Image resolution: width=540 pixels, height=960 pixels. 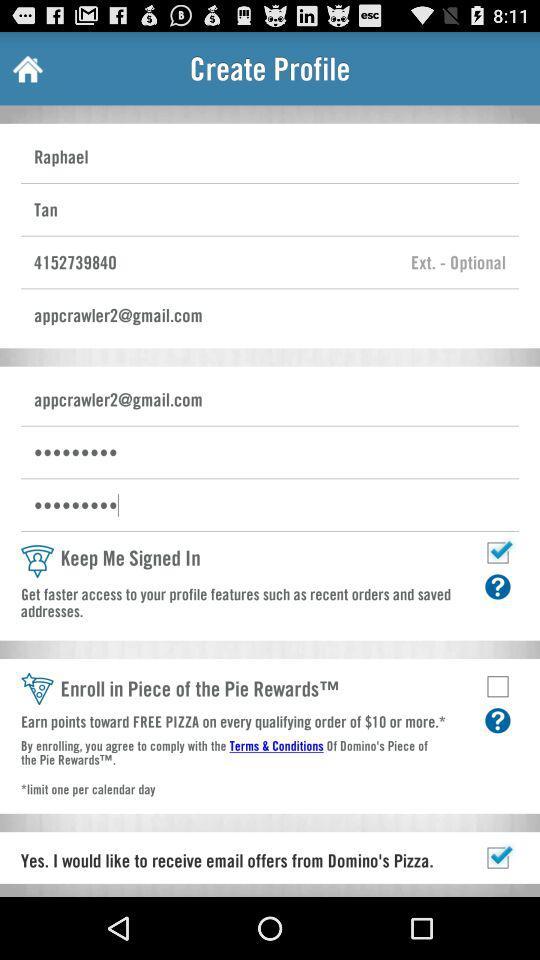 What do you see at coordinates (496, 586) in the screenshot?
I see `ask a question` at bounding box center [496, 586].